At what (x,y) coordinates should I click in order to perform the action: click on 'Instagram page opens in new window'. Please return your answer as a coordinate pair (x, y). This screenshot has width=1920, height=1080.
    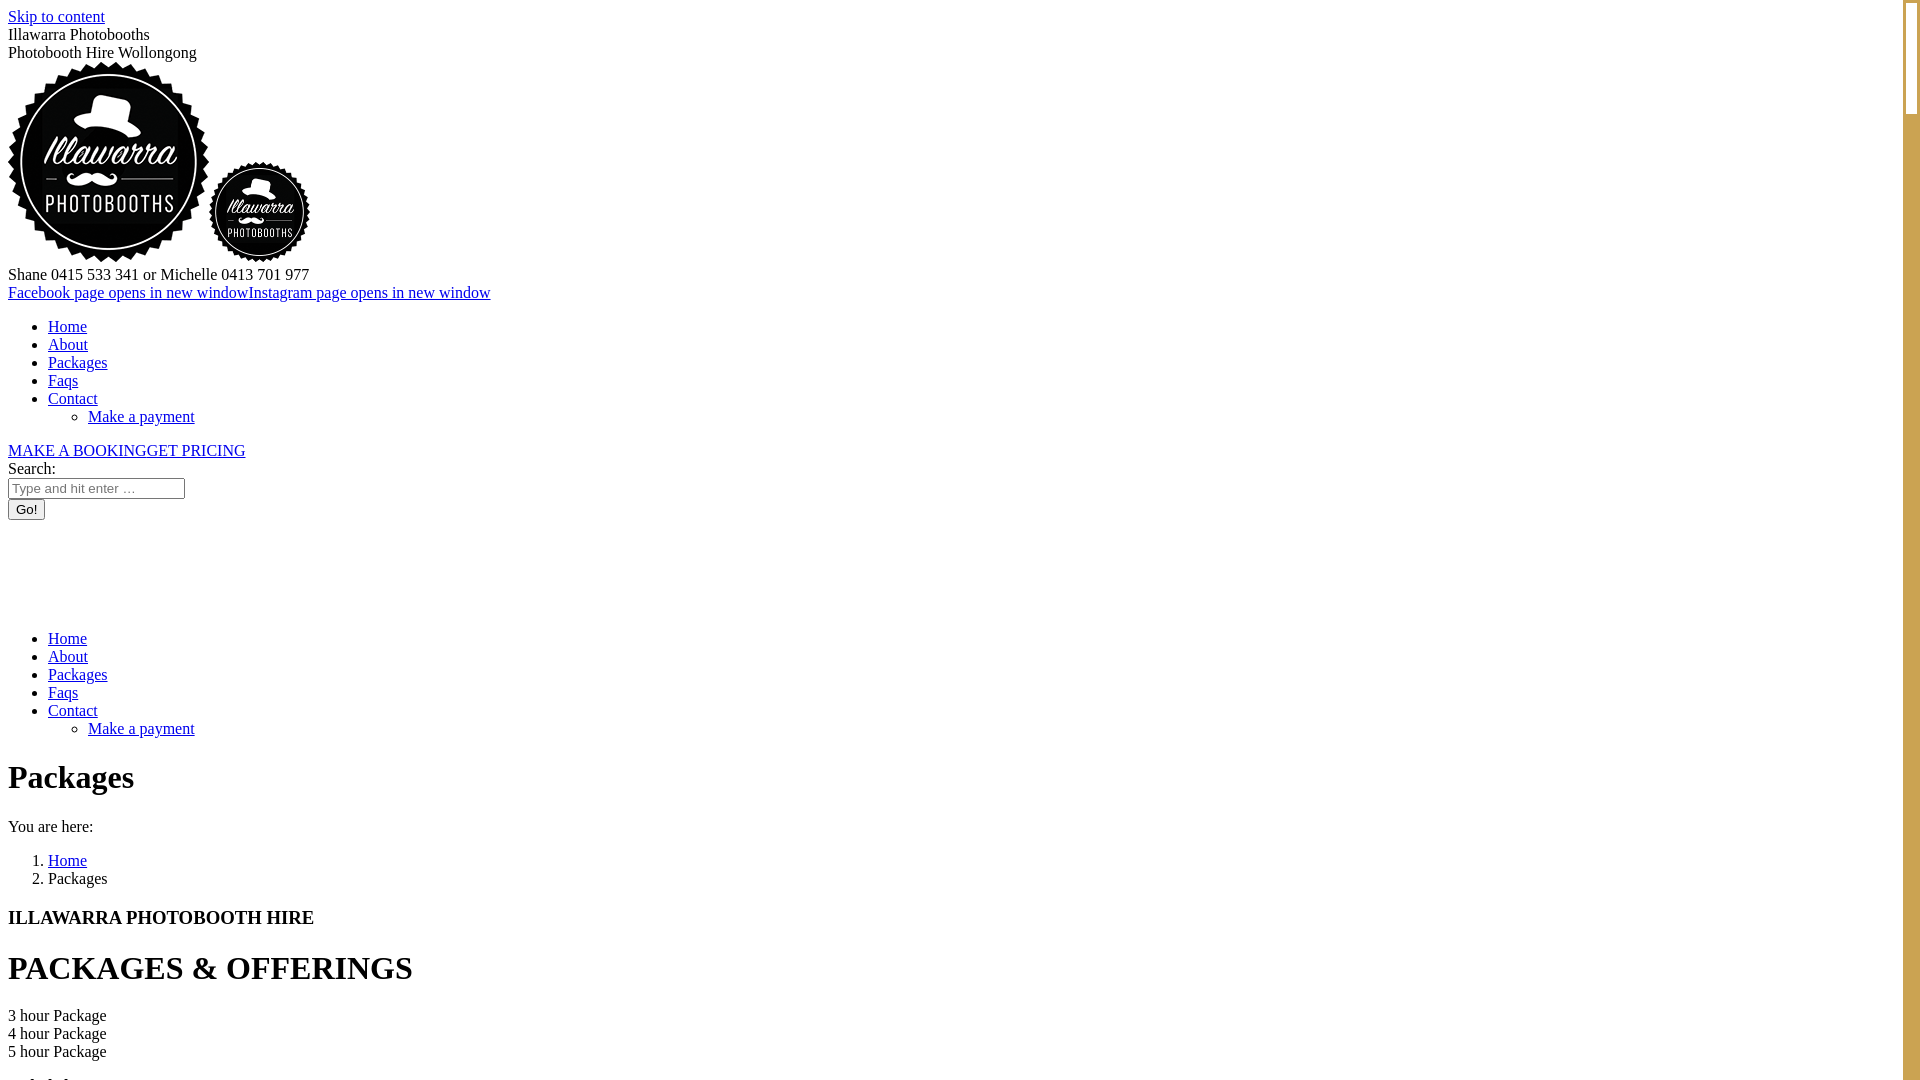
    Looking at the image, I should click on (369, 292).